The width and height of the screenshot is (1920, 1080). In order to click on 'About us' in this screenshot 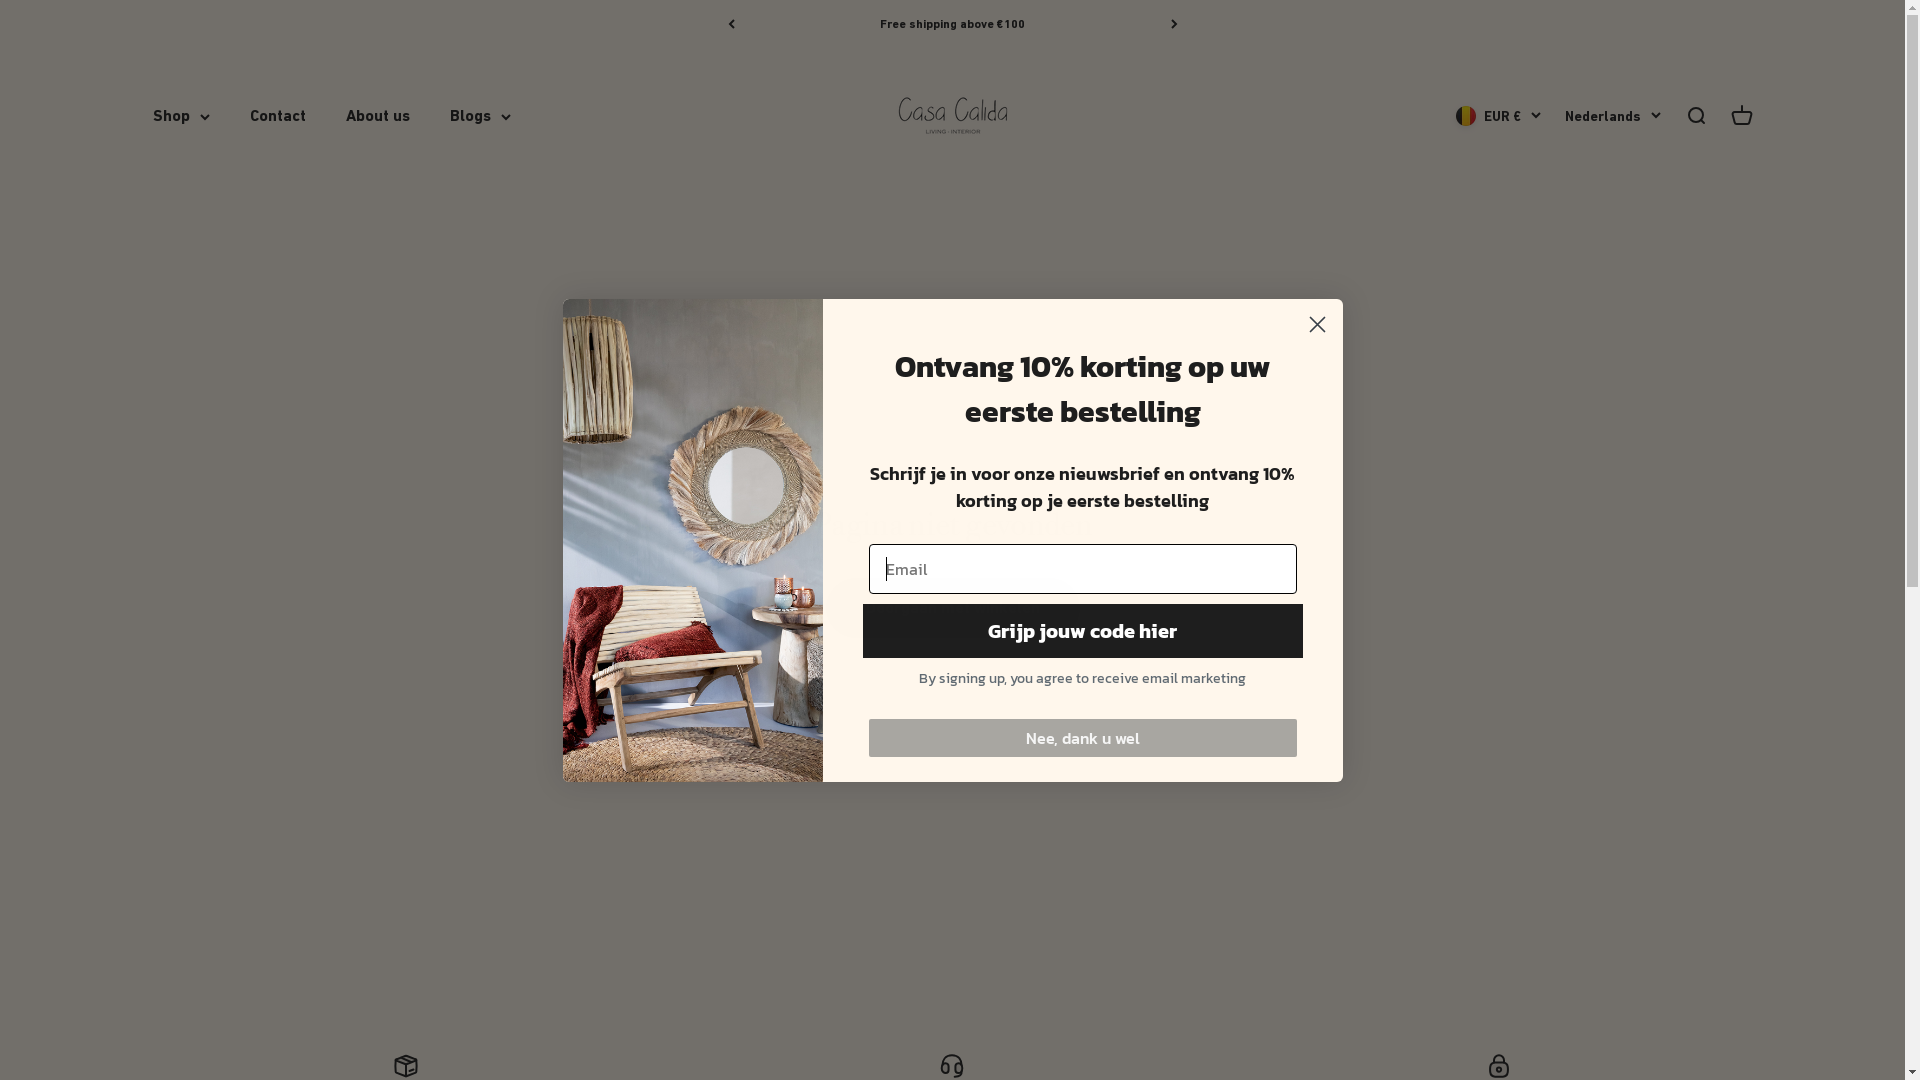, I will do `click(378, 116)`.